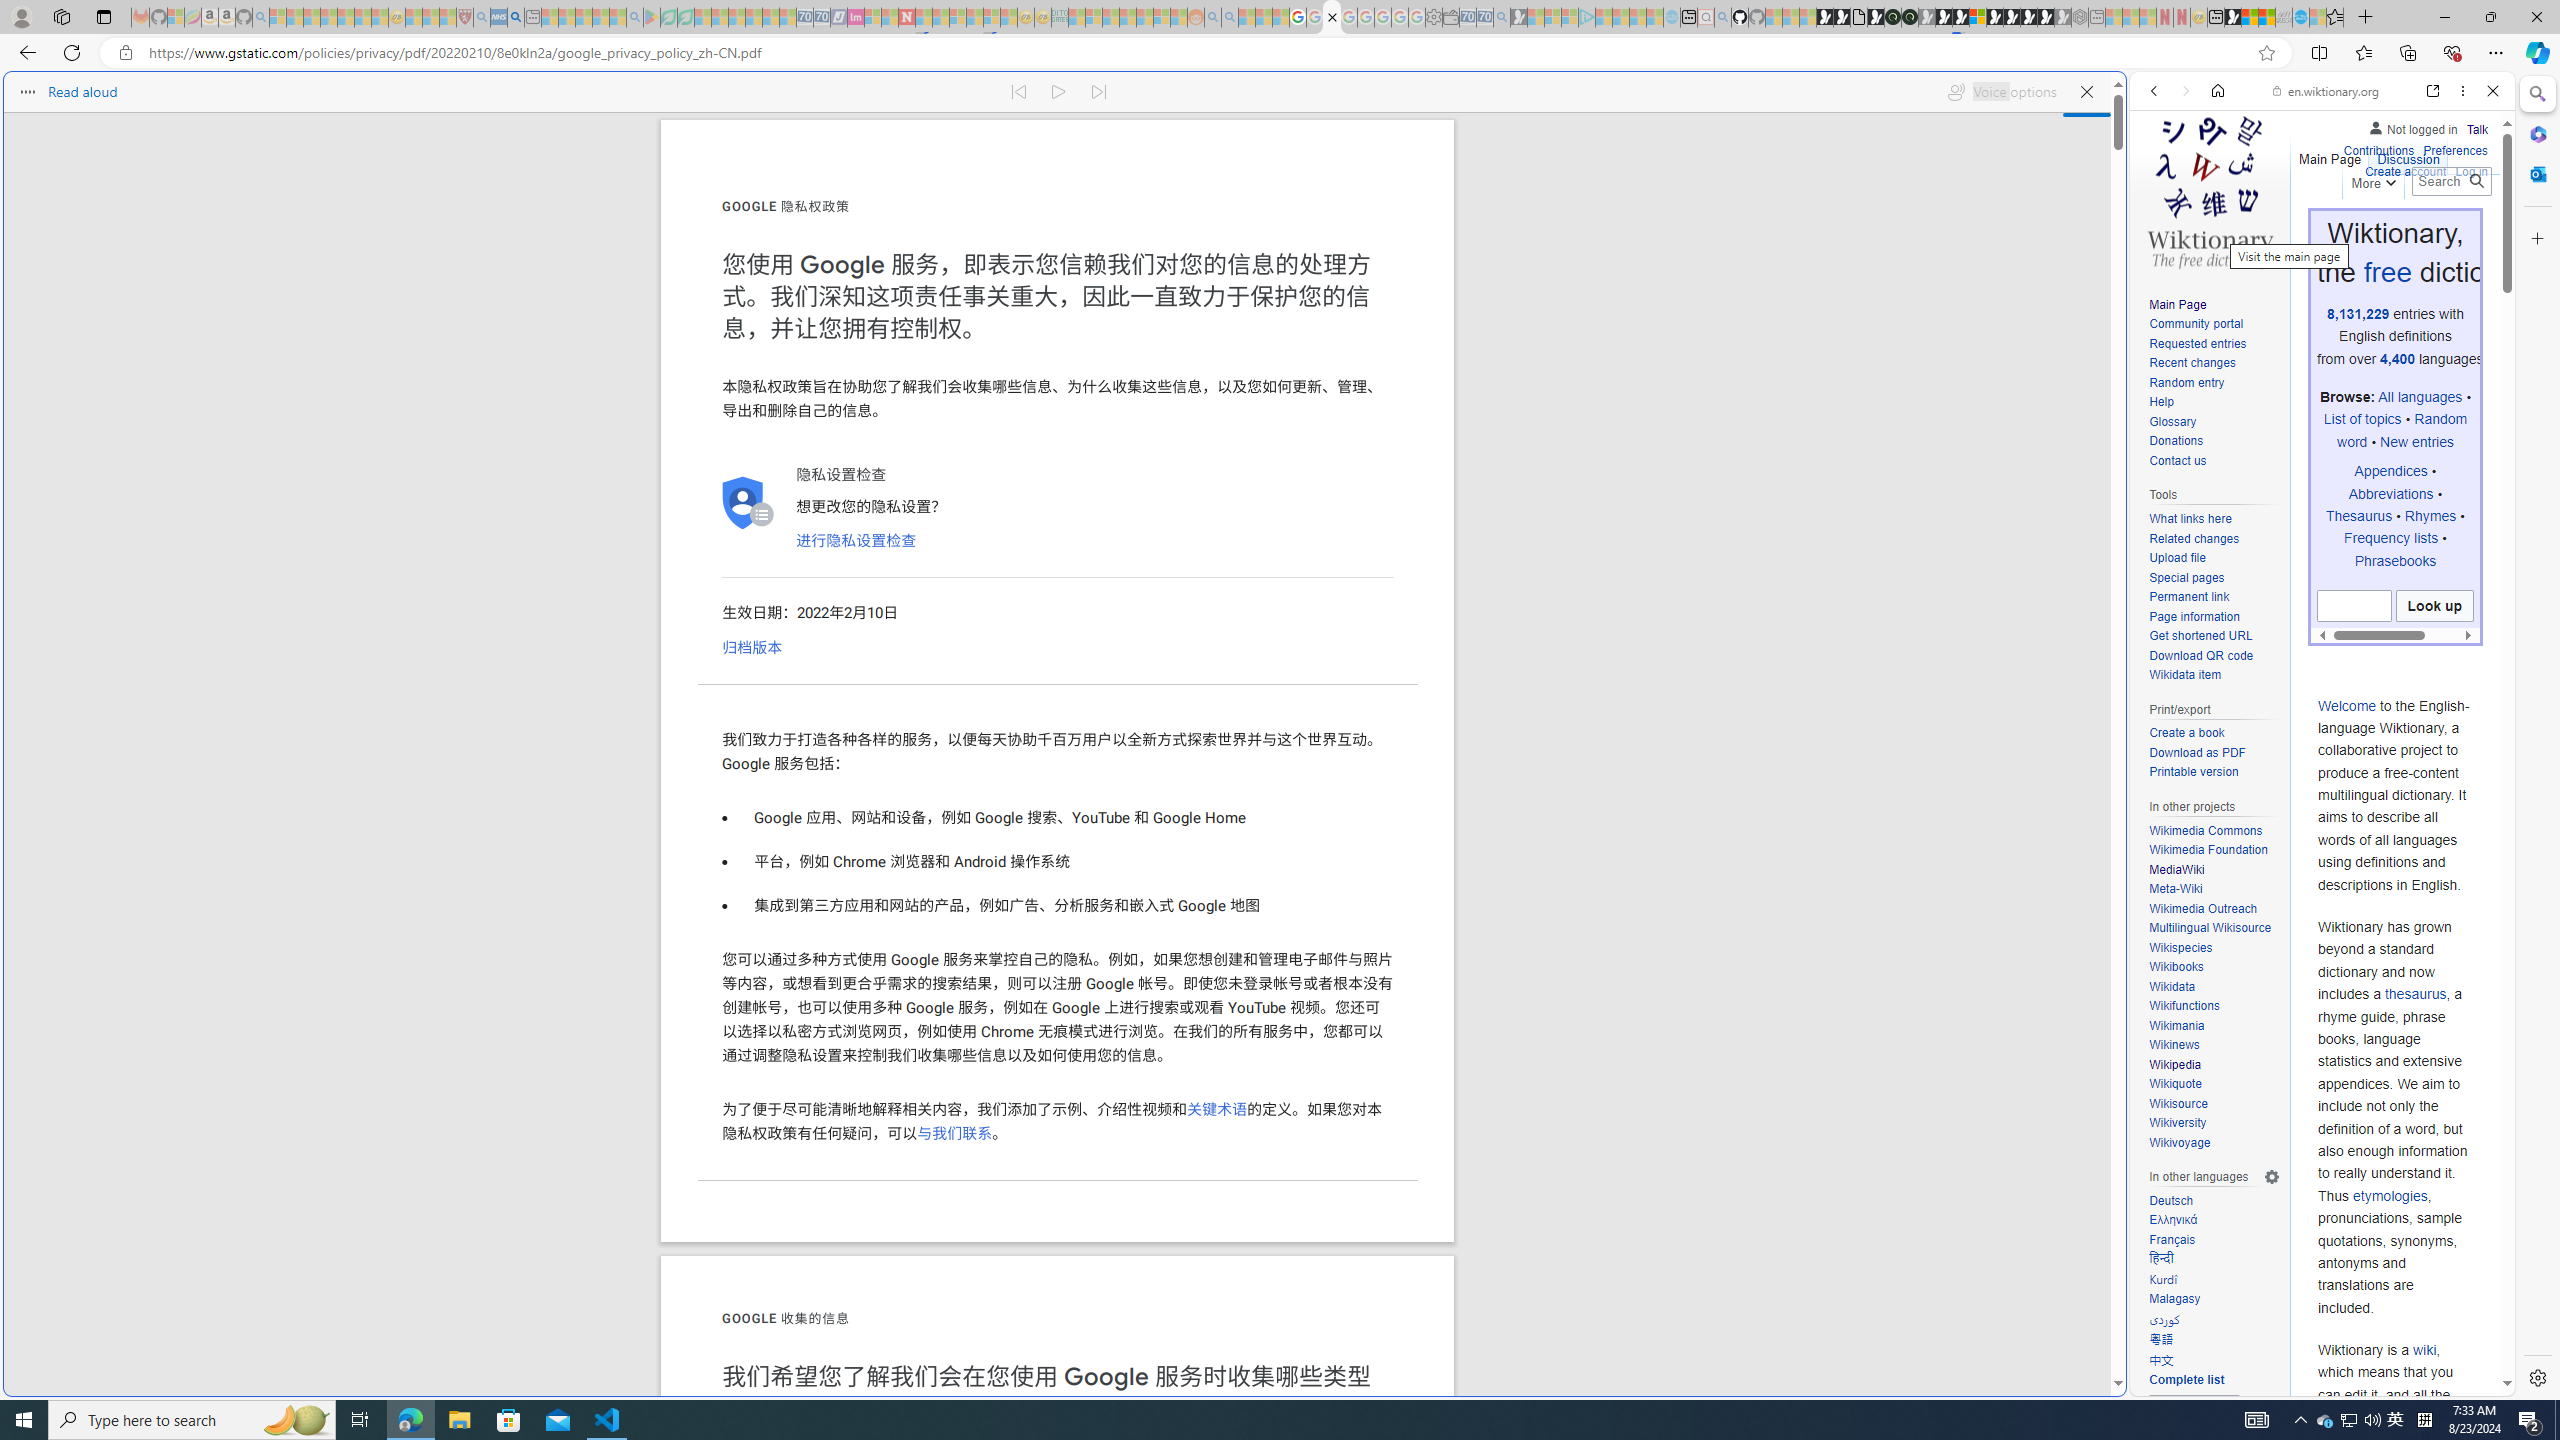  Describe the element at coordinates (2429, 514) in the screenshot. I see `'Rhymes'` at that location.